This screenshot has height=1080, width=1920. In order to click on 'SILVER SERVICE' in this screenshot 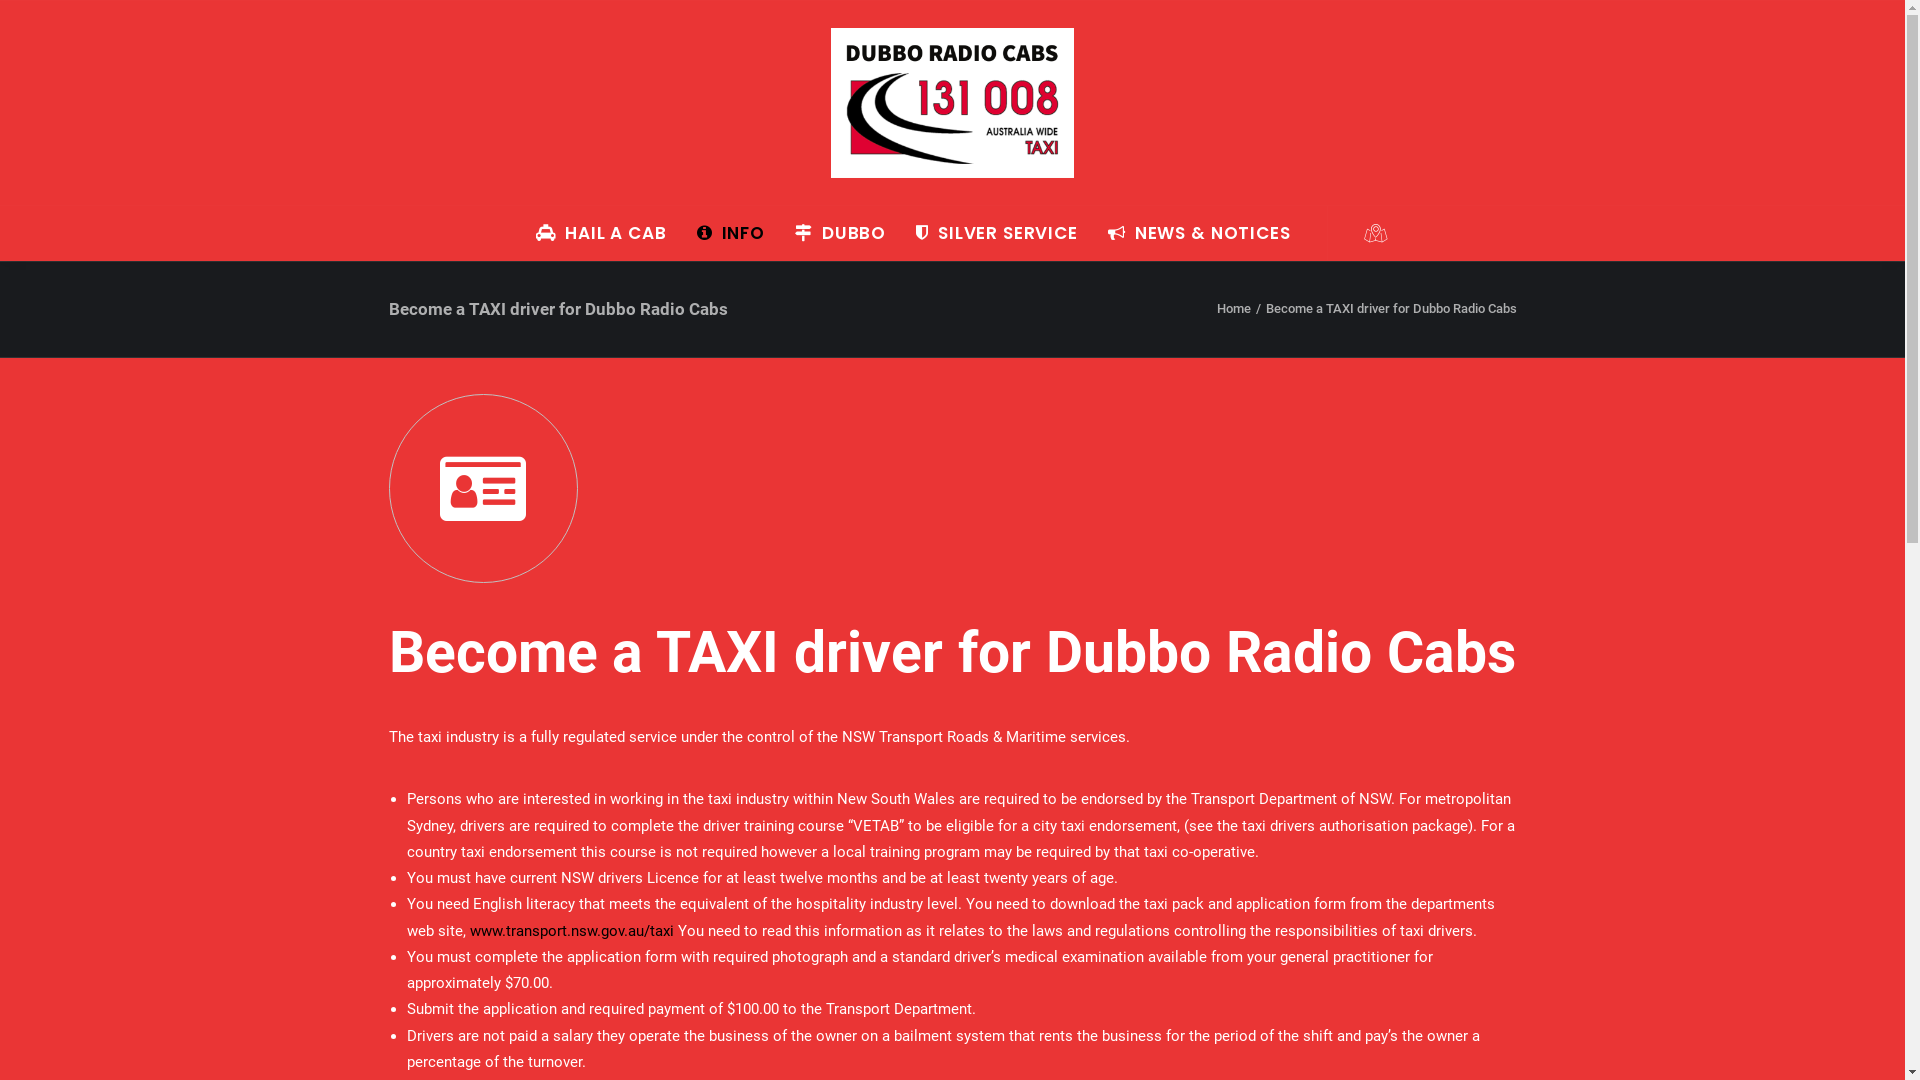, I will do `click(997, 231)`.